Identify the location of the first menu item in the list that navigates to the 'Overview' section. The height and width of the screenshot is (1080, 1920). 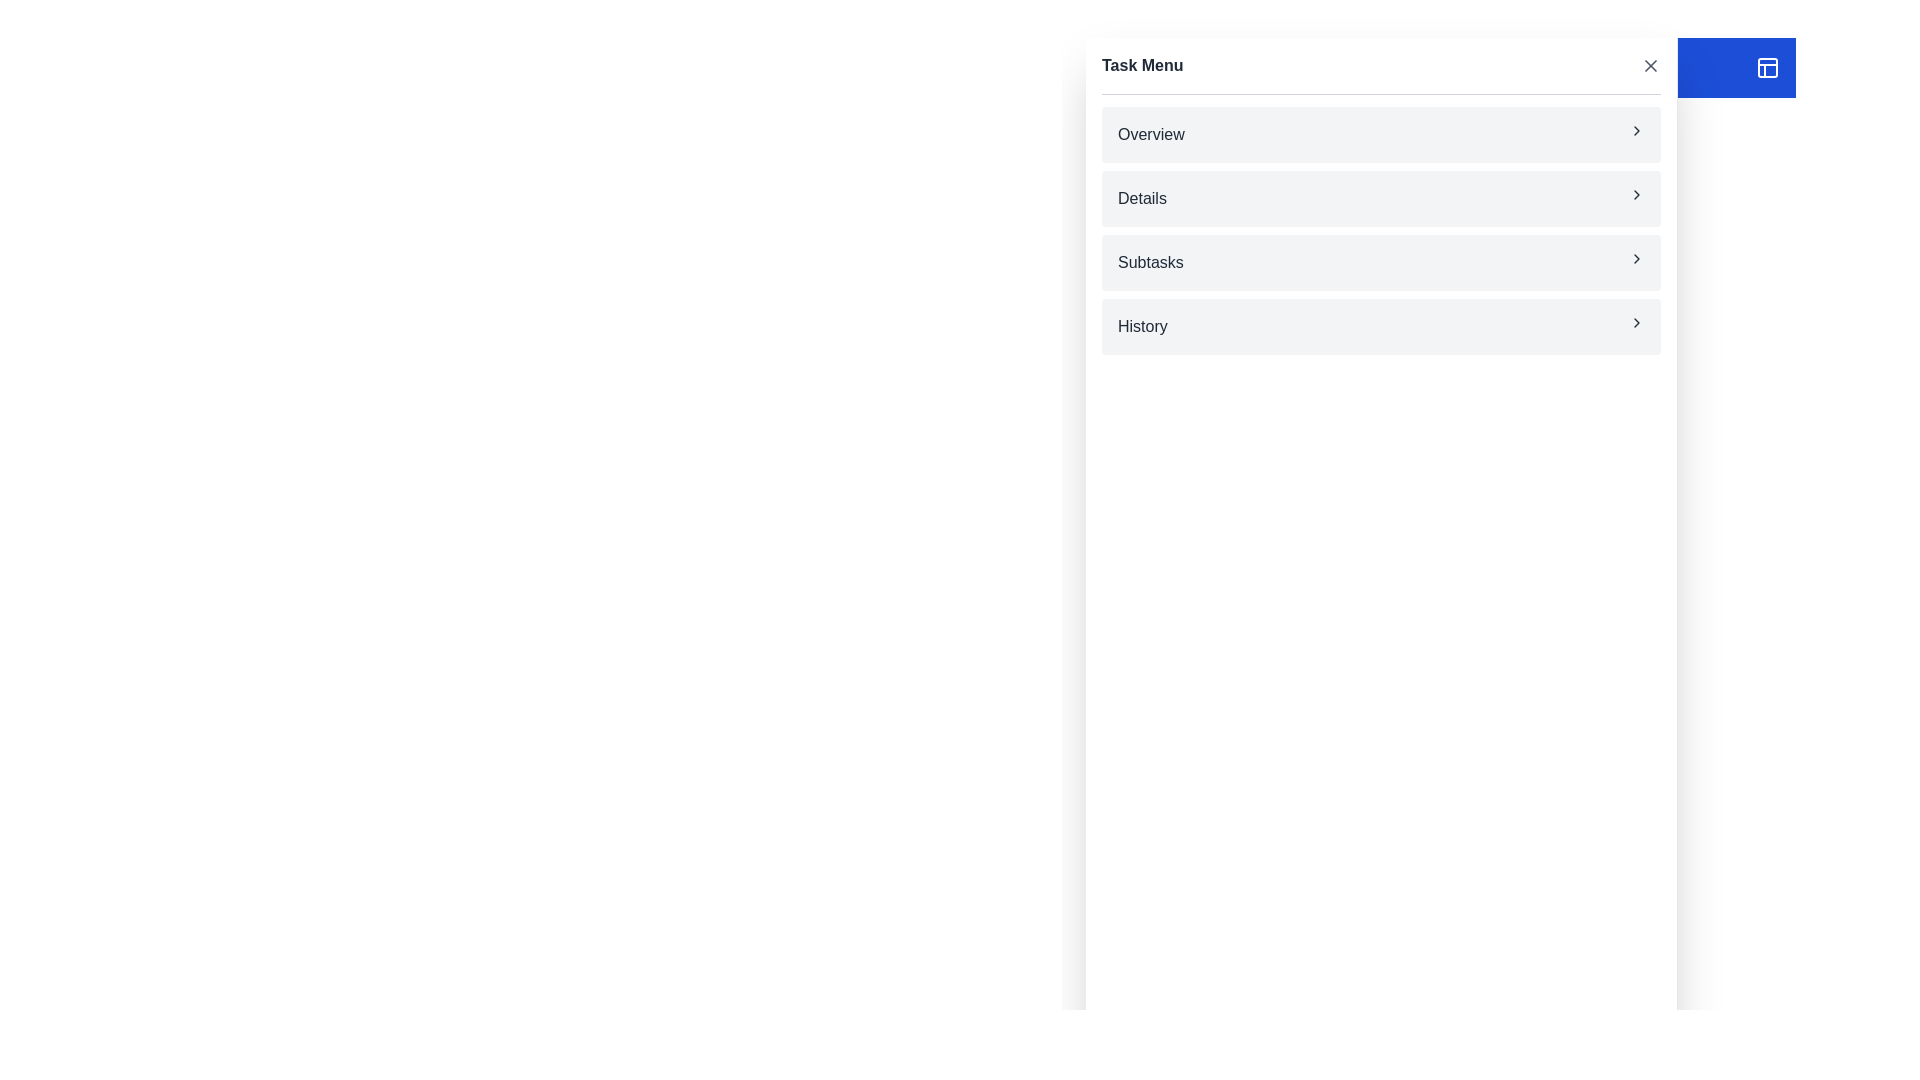
(1380, 135).